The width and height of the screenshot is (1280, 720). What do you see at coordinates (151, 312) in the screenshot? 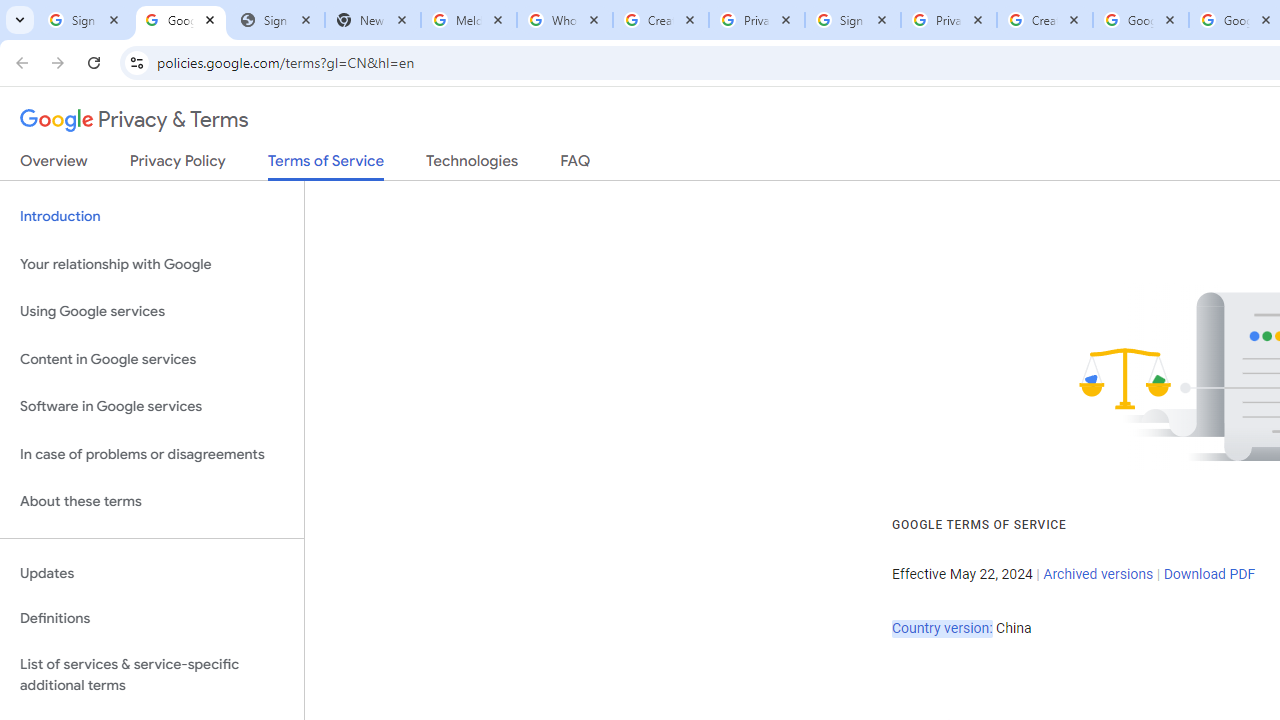
I see `'Using Google services'` at bounding box center [151, 312].